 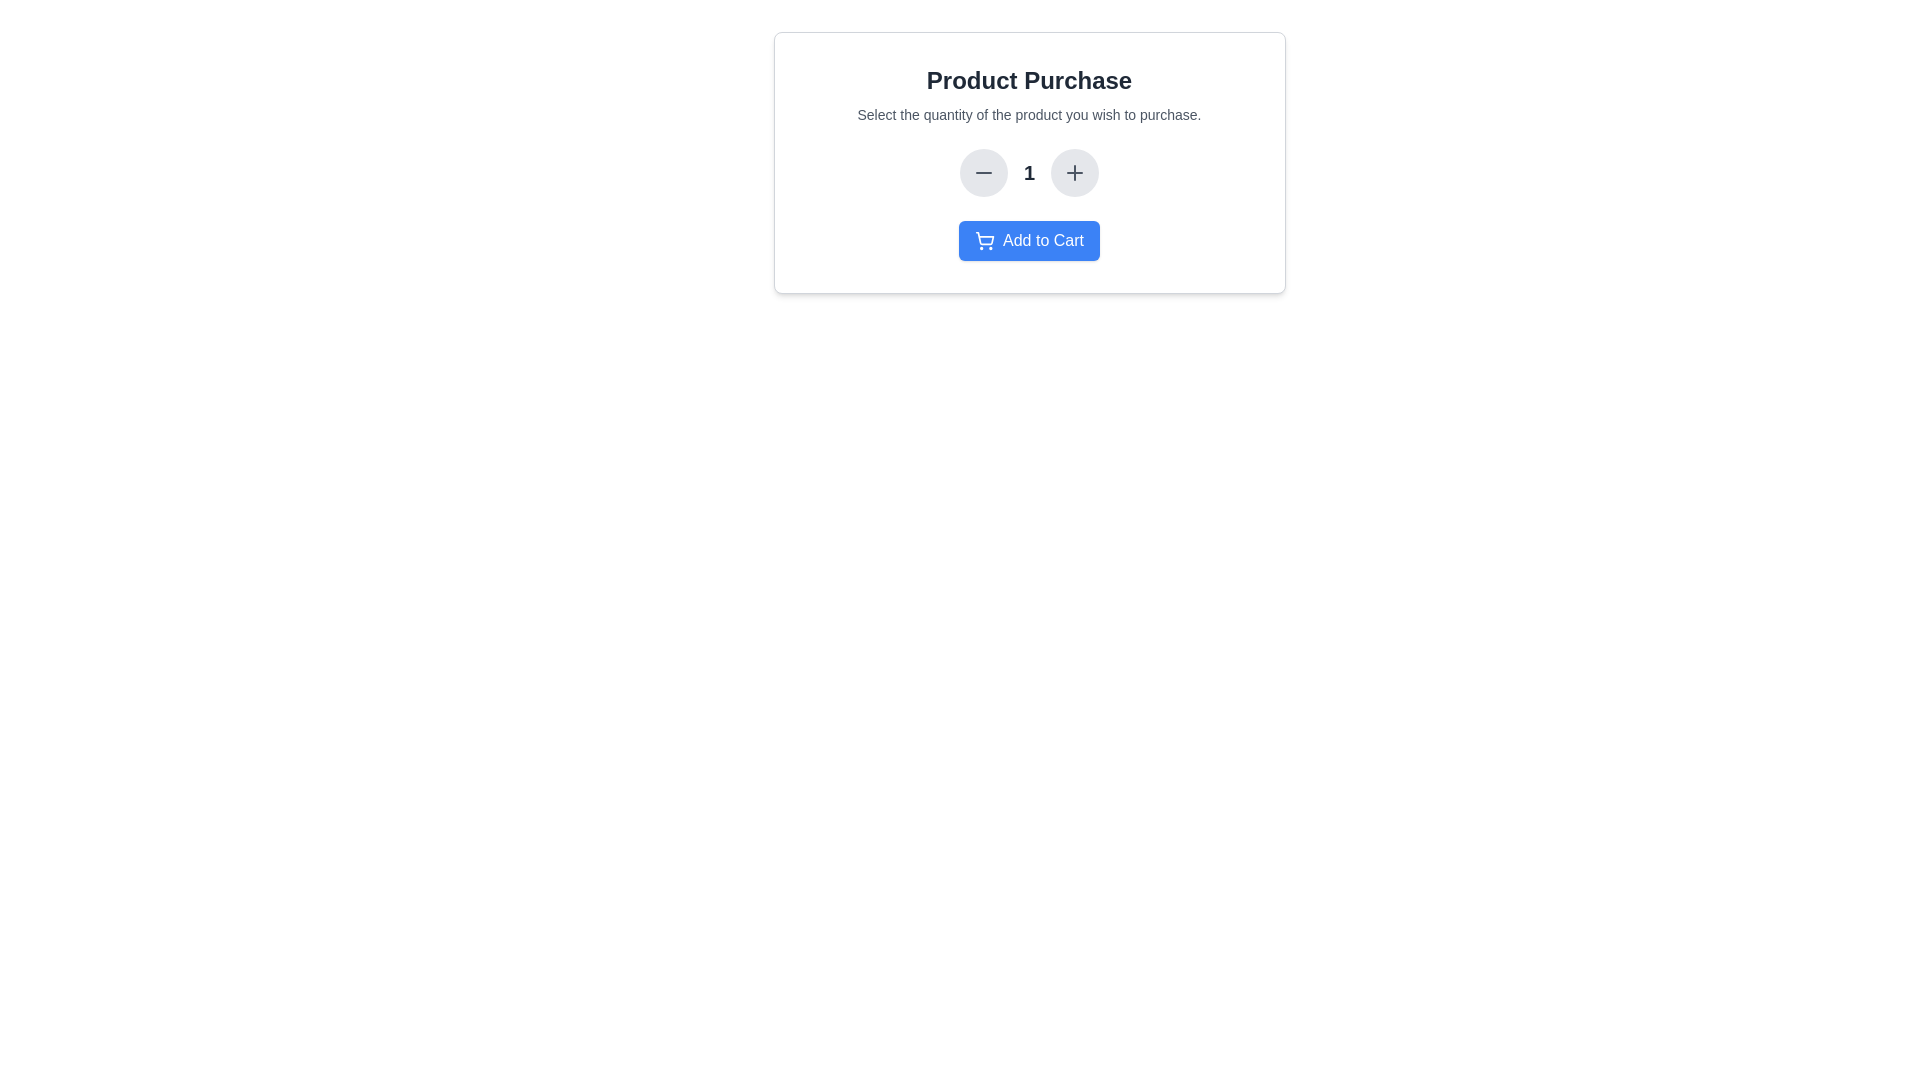 I want to click on the increment button, which is located to the right of the number 1, to observe its hover effect, so click(x=1074, y=172).